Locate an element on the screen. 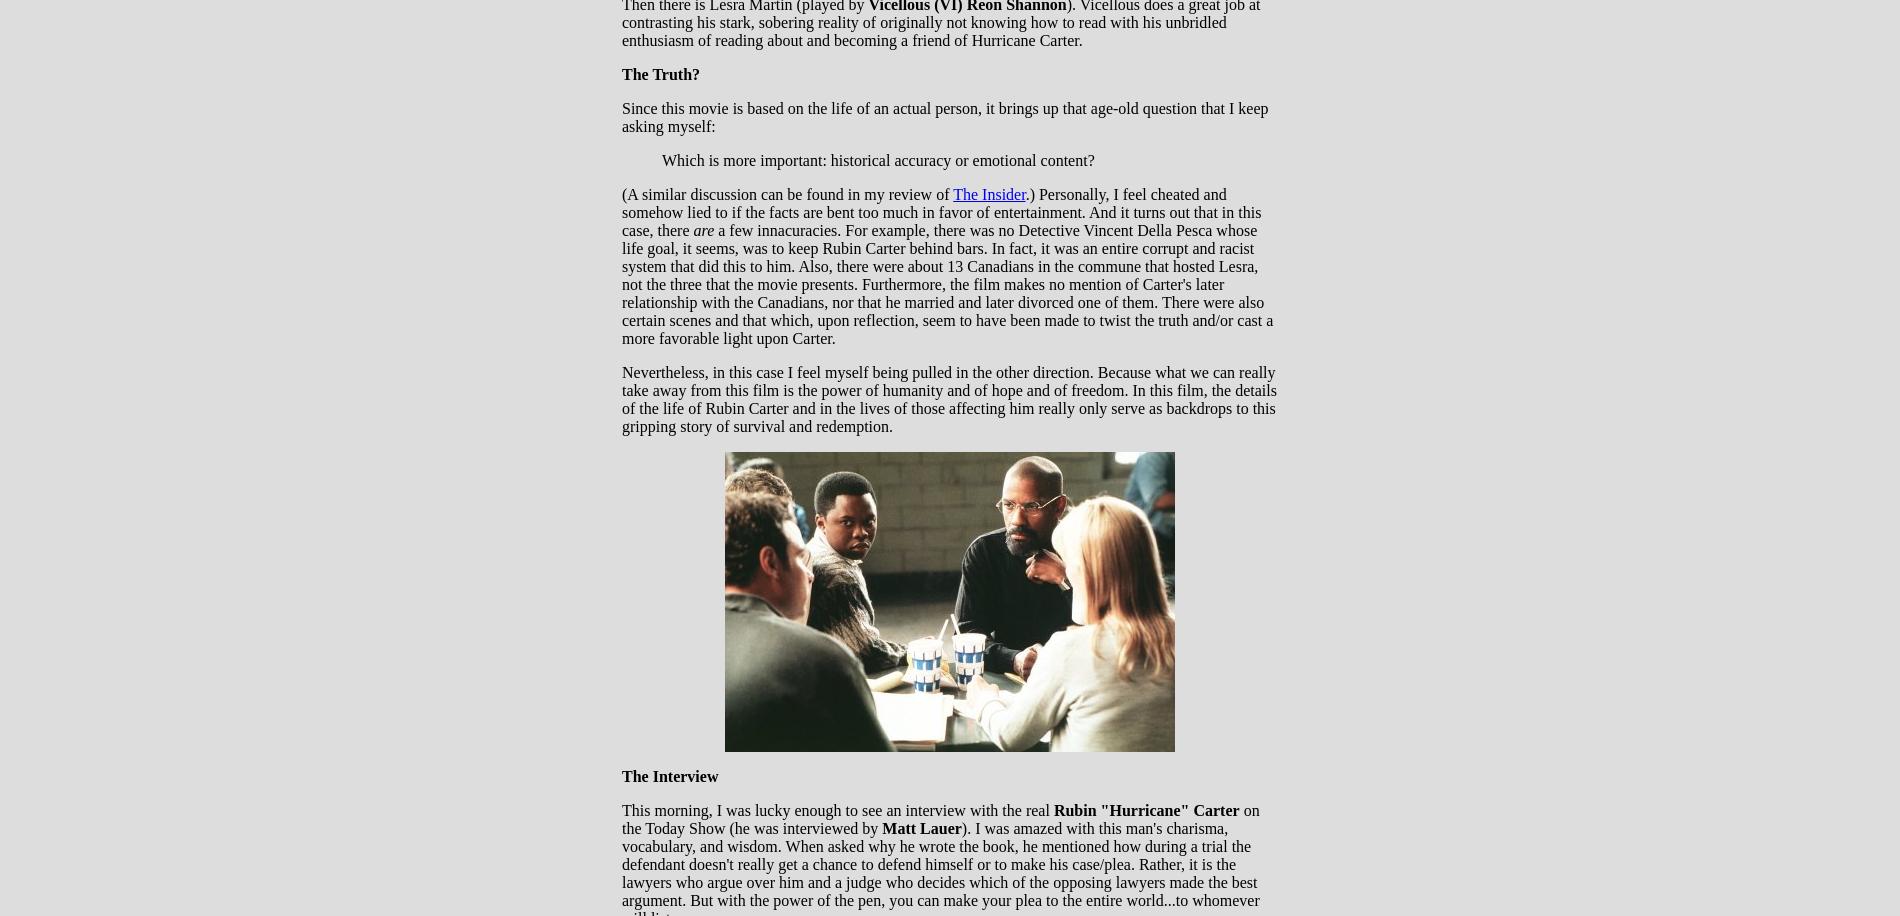 This screenshot has height=916, width=1900. 'Rubin "Hurricane" Carter' is located at coordinates (1146, 810).